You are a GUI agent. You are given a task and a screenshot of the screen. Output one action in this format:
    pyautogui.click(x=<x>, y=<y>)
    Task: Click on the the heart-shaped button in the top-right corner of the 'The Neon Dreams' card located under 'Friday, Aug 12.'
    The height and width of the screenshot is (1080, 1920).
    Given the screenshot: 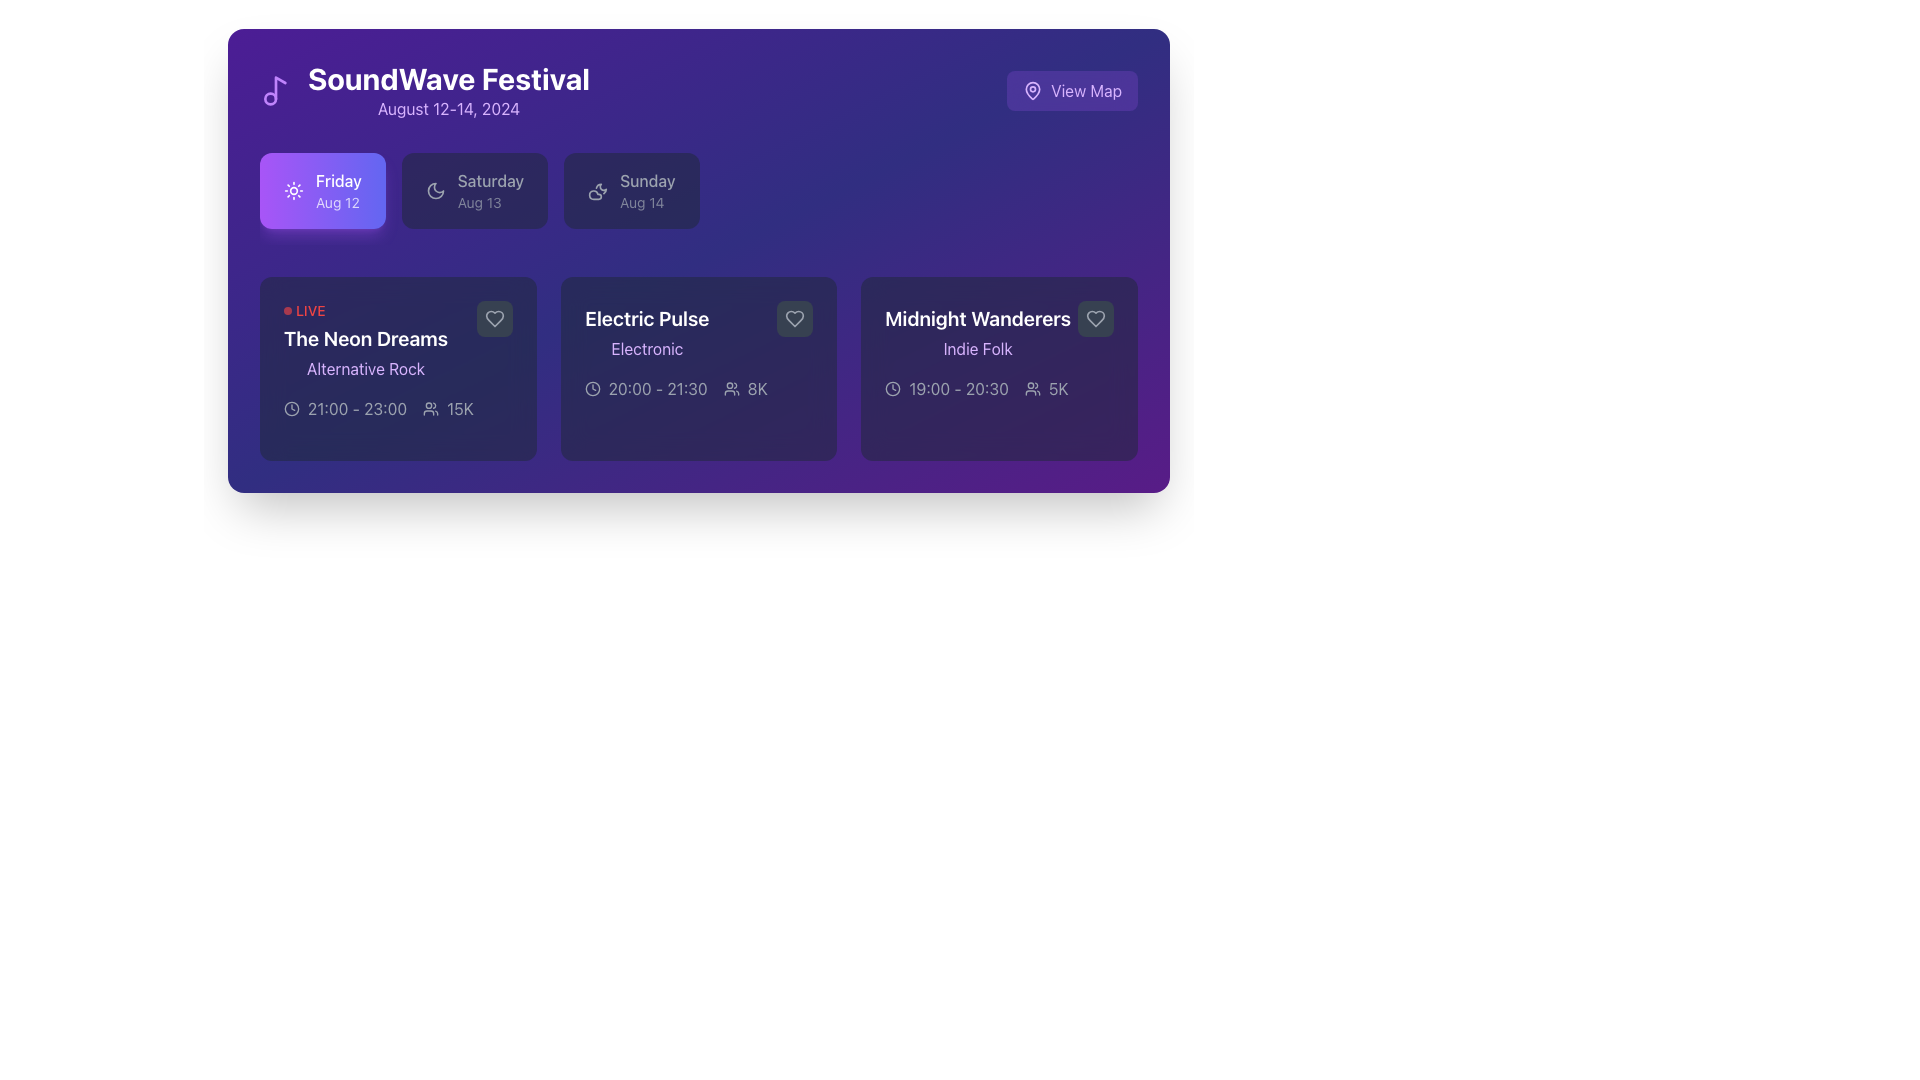 What is the action you would take?
    pyautogui.click(x=494, y=318)
    